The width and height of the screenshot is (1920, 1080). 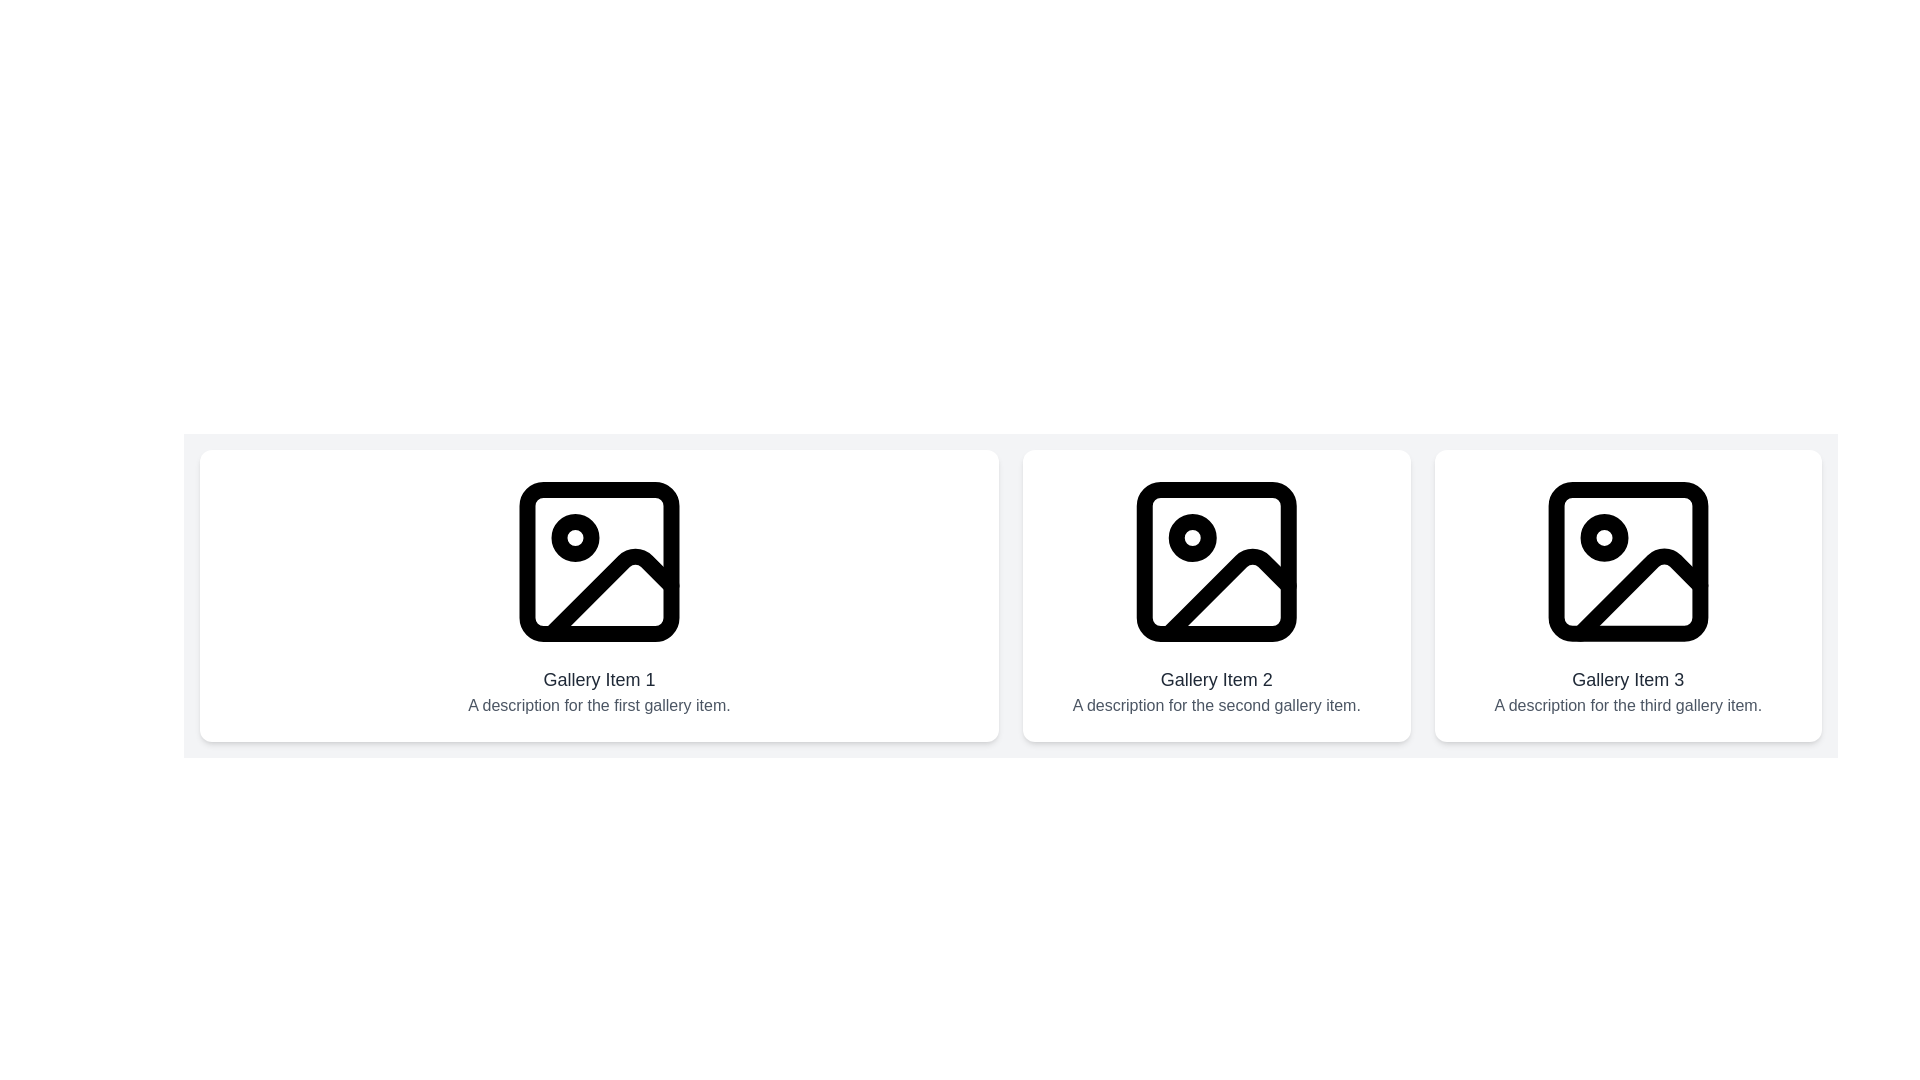 What do you see at coordinates (598, 562) in the screenshot?
I see `properties of the SVG rectangle component located in the top-left corner of the image placeholder within the first gallery item` at bounding box center [598, 562].